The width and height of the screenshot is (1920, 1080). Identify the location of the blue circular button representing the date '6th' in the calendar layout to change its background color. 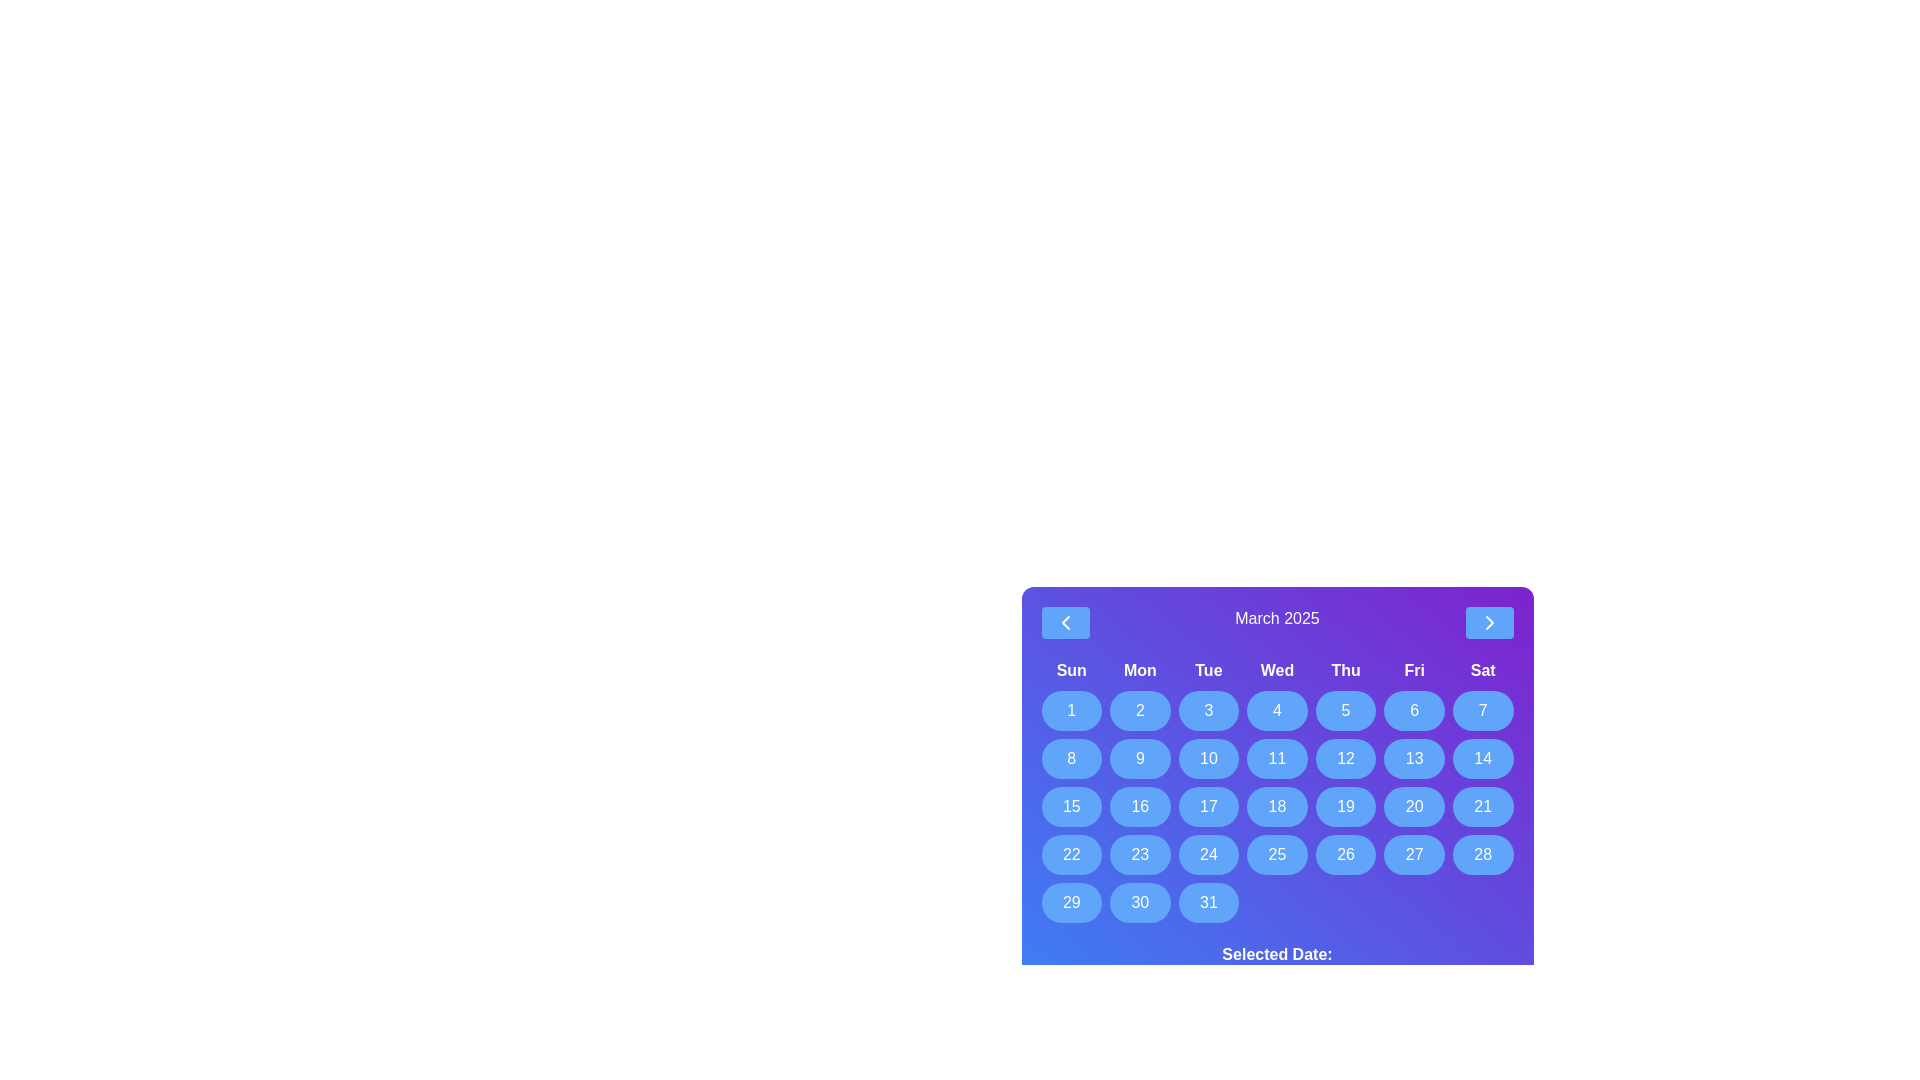
(1413, 709).